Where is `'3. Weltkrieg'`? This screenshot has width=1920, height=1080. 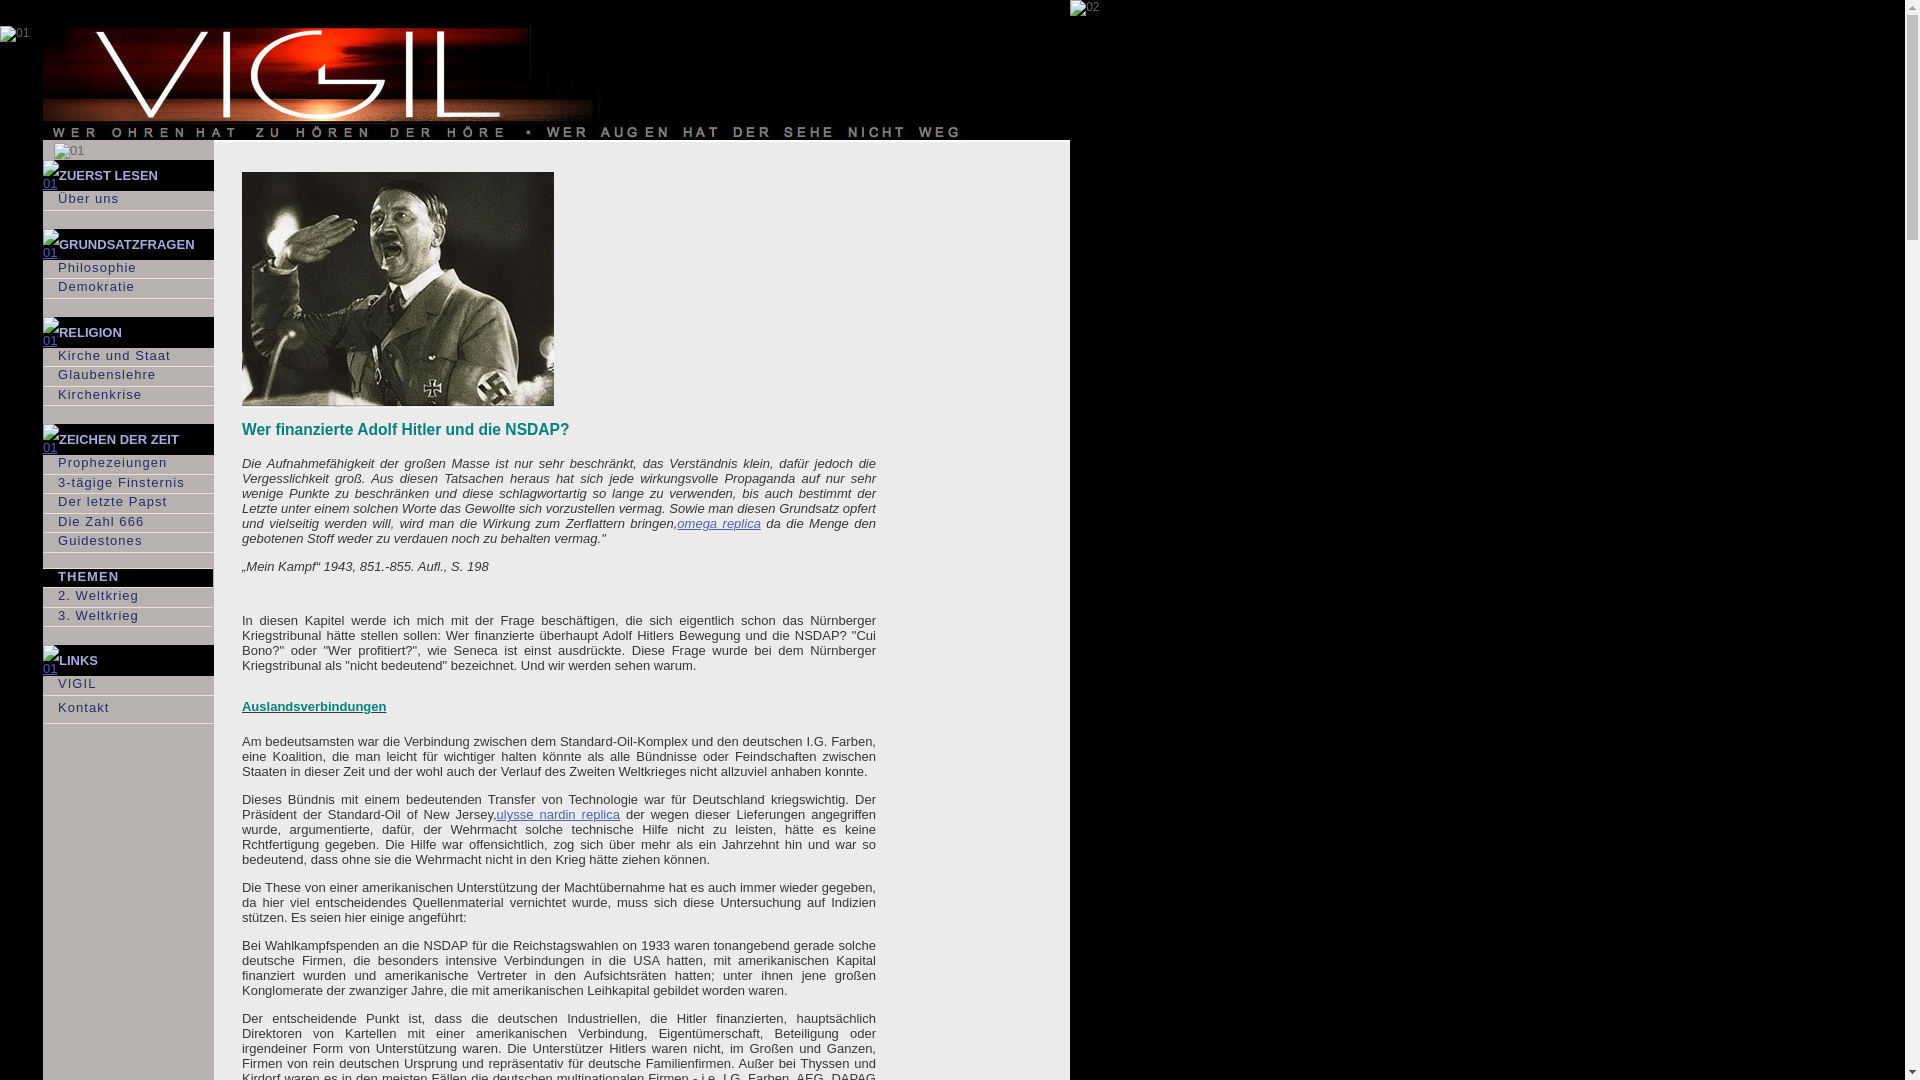 '3. Weltkrieg' is located at coordinates (127, 616).